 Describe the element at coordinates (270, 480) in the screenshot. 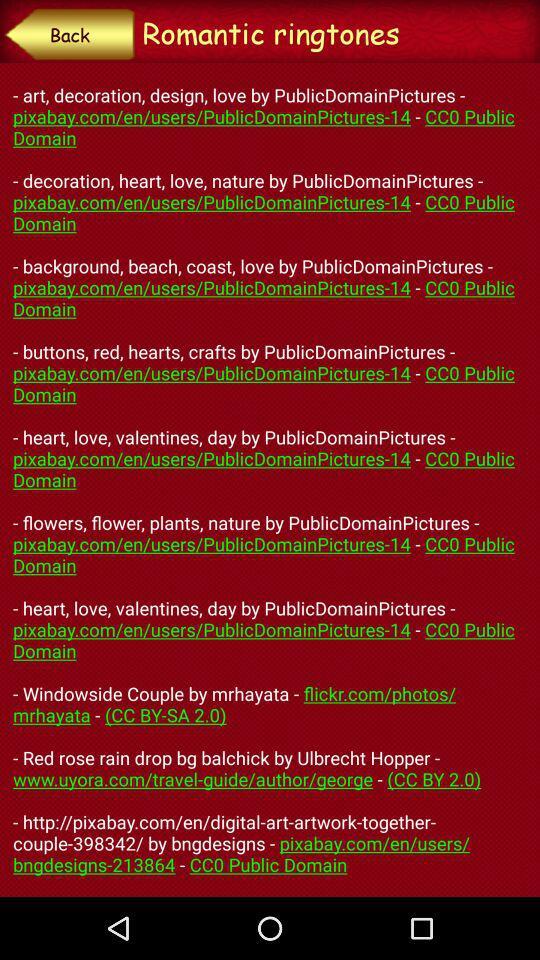

I see `endless love songs icon` at that location.